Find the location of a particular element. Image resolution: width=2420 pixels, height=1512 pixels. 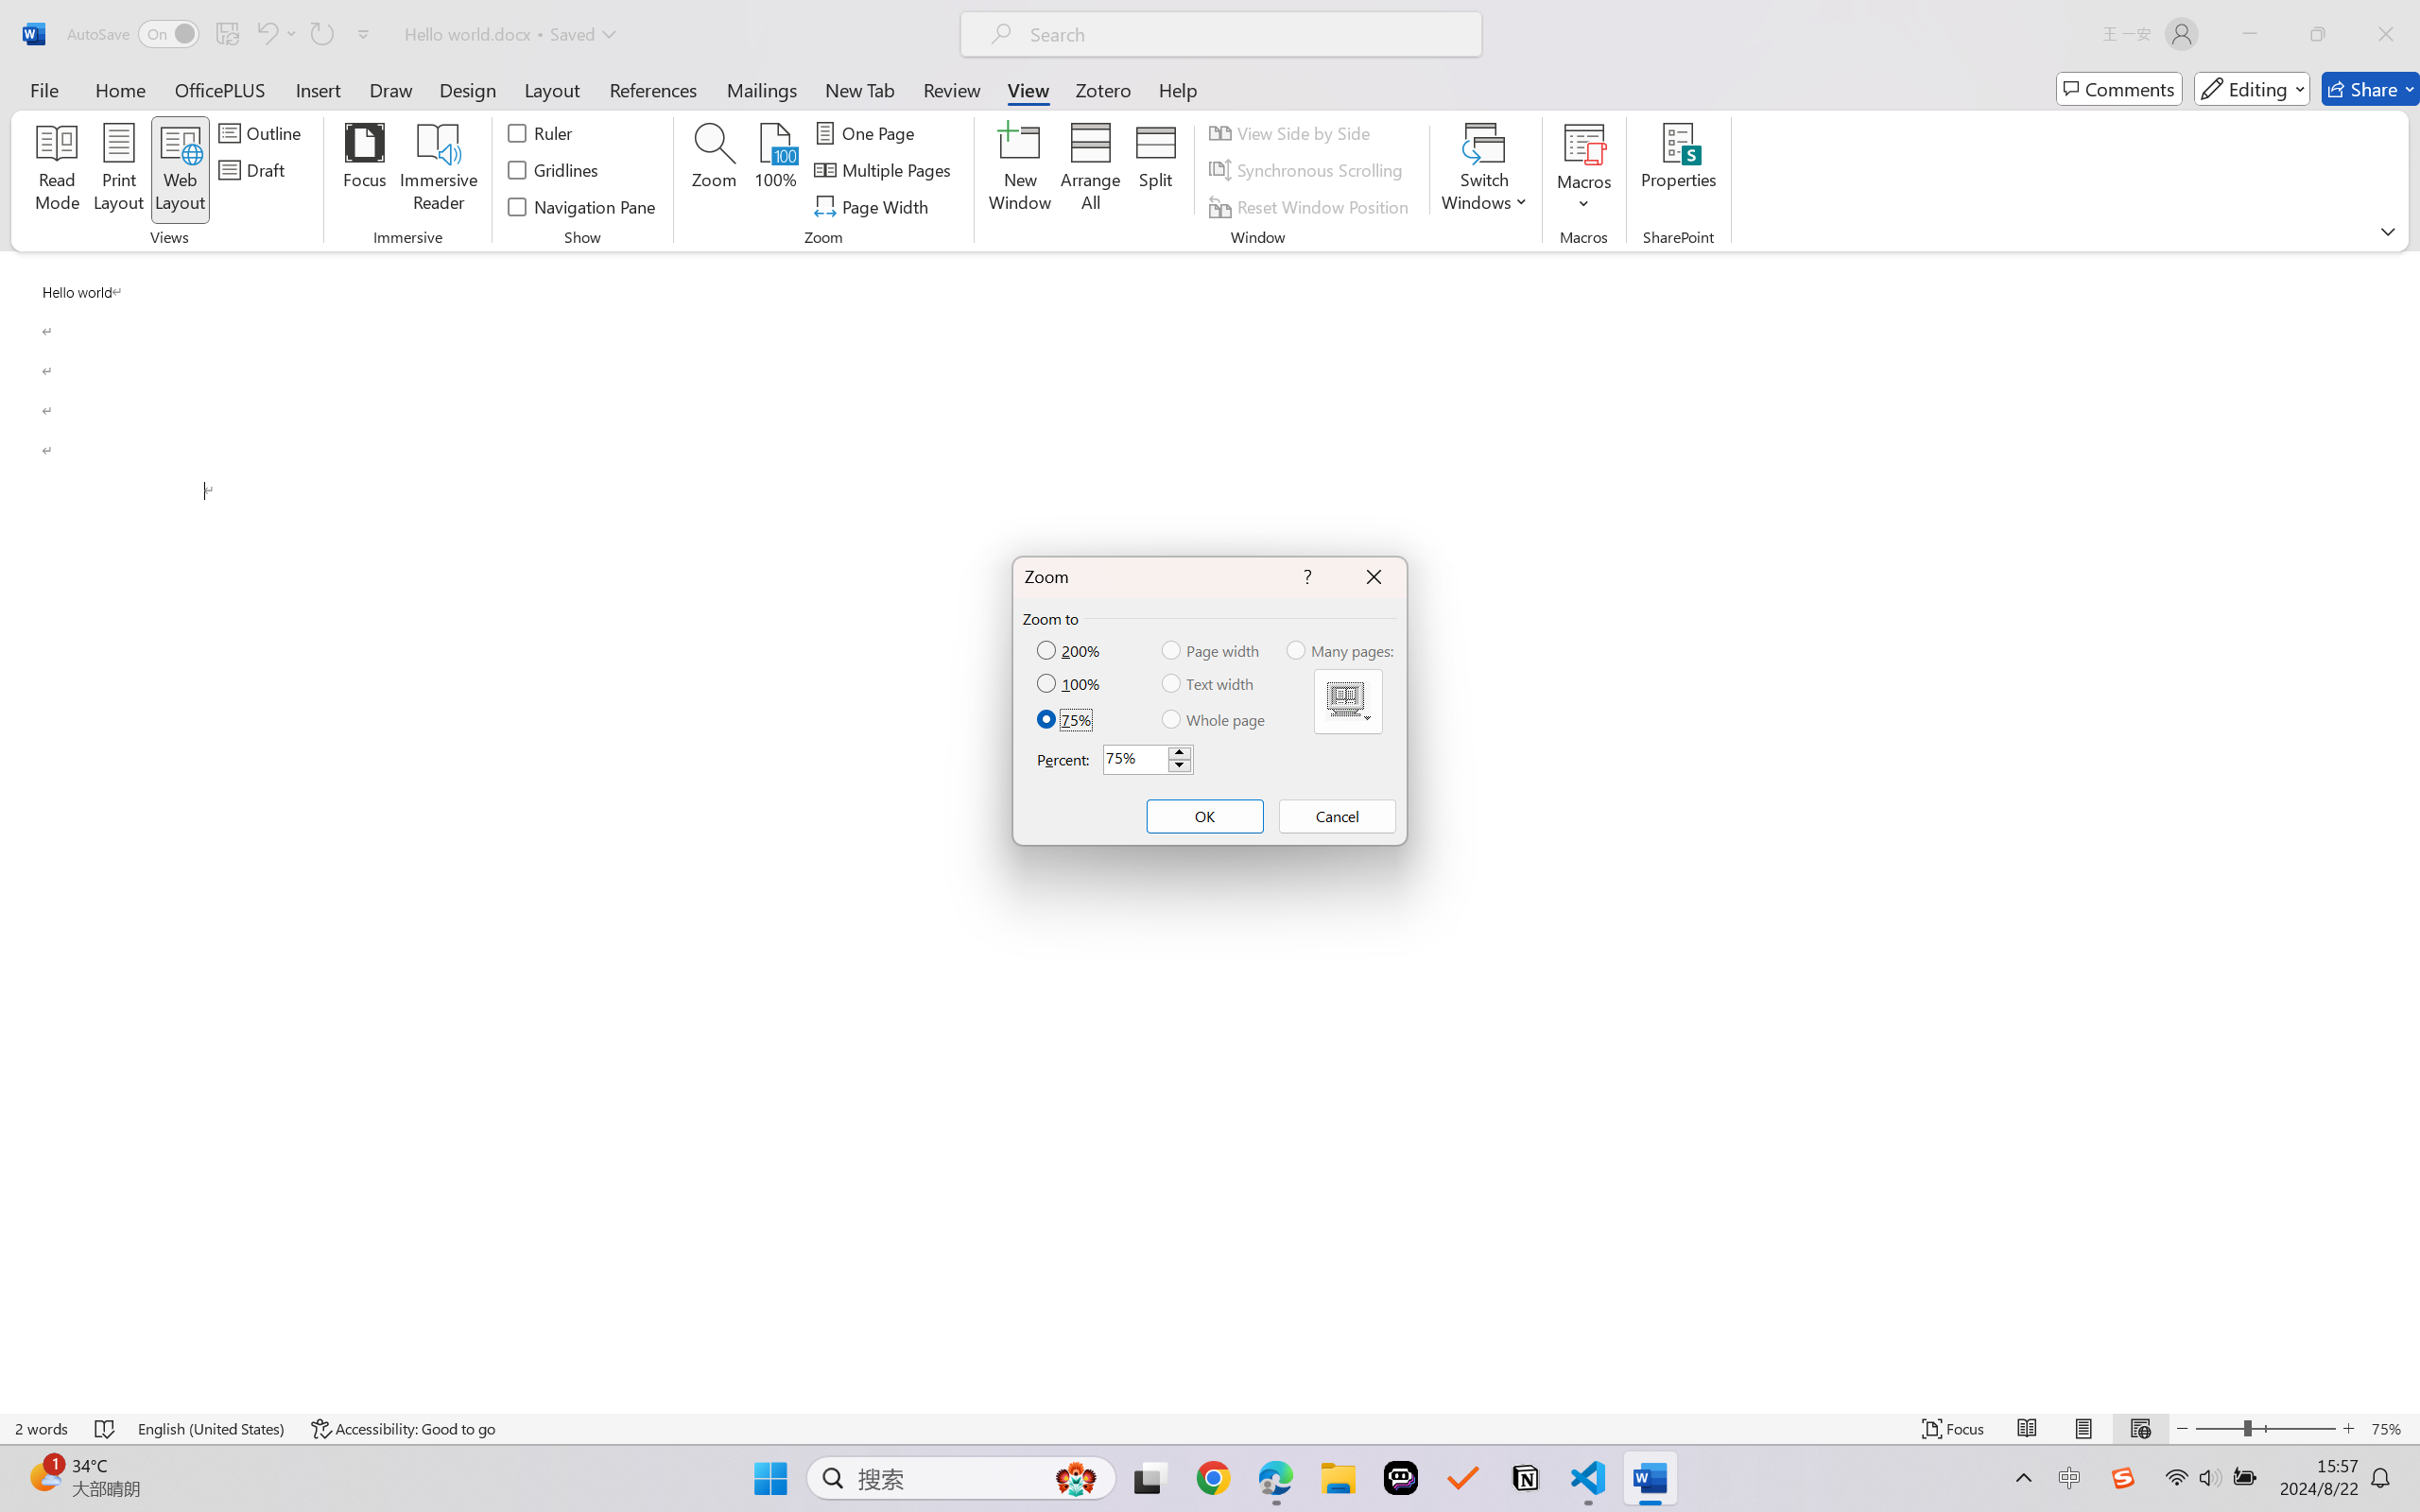

'Review' is located at coordinates (951, 88).